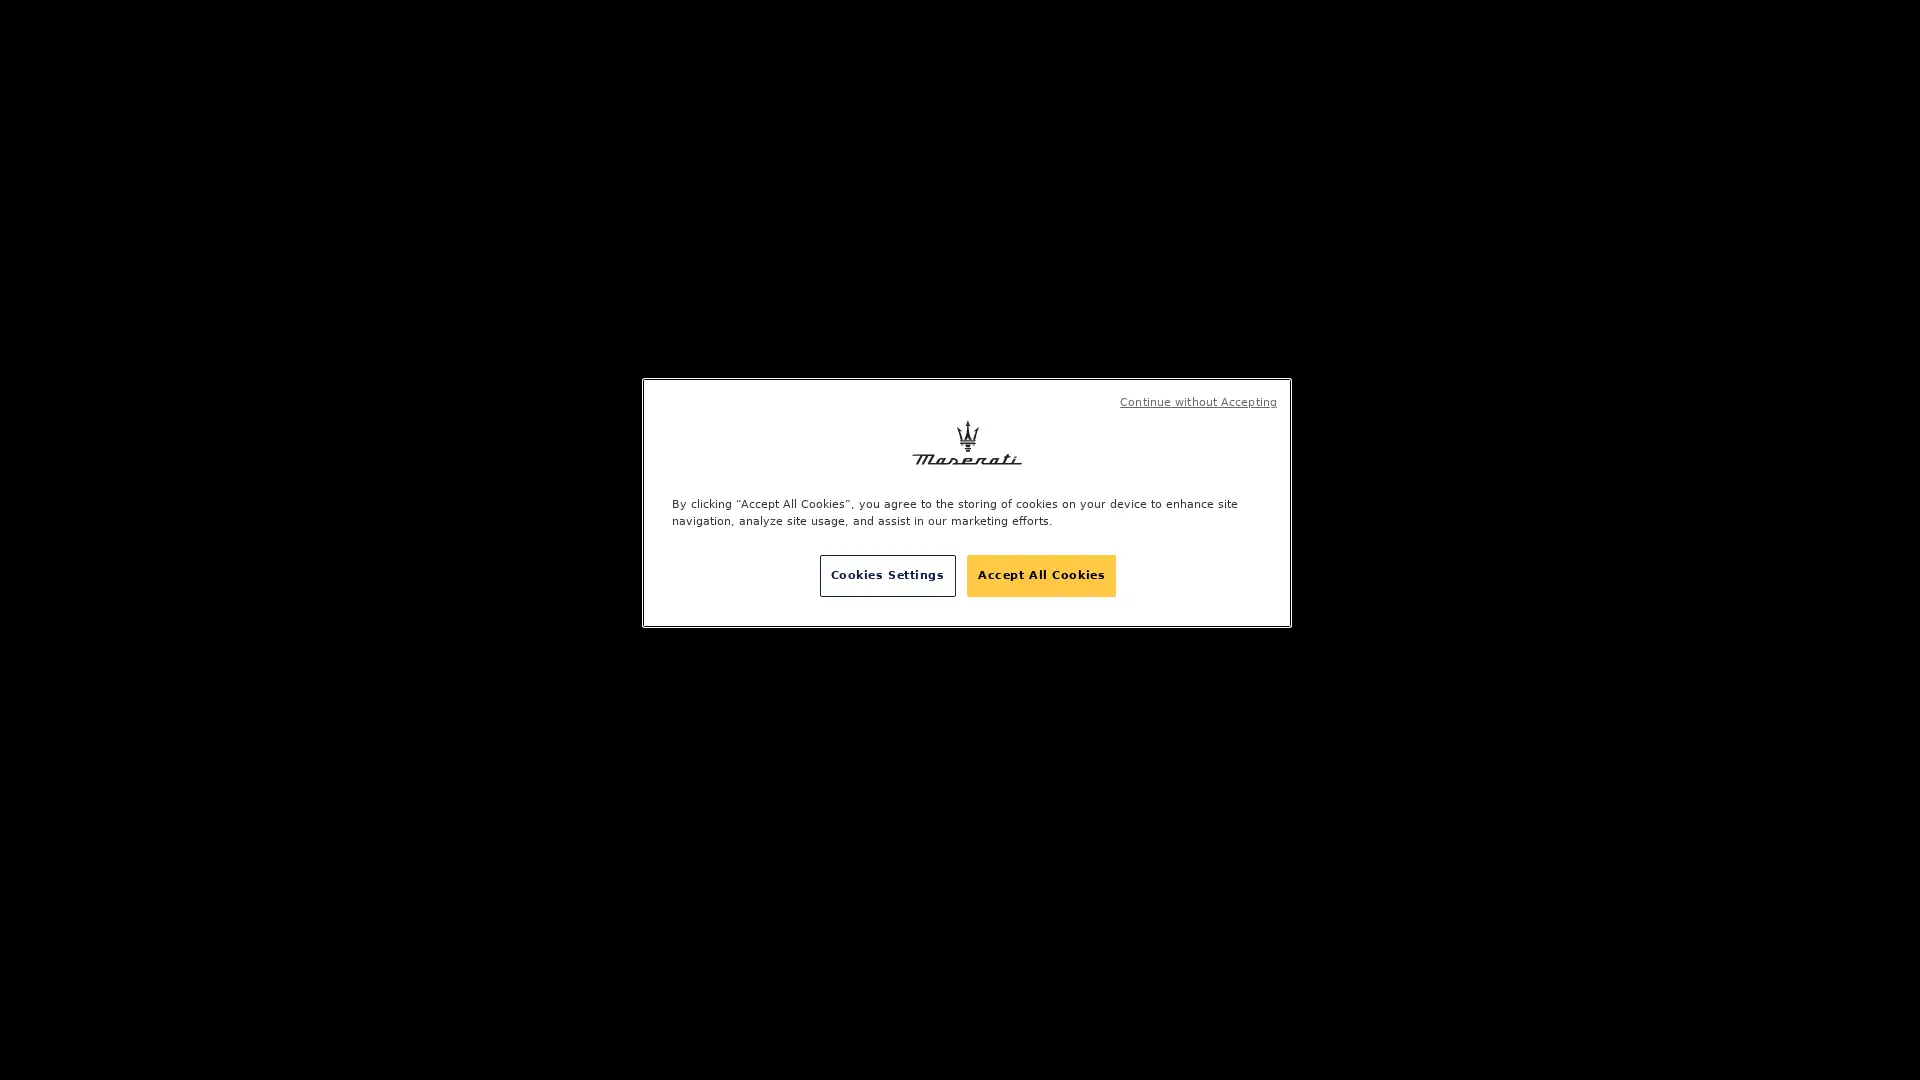 The width and height of the screenshot is (1920, 1080). What do you see at coordinates (886, 575) in the screenshot?
I see `Cookies Settings` at bounding box center [886, 575].